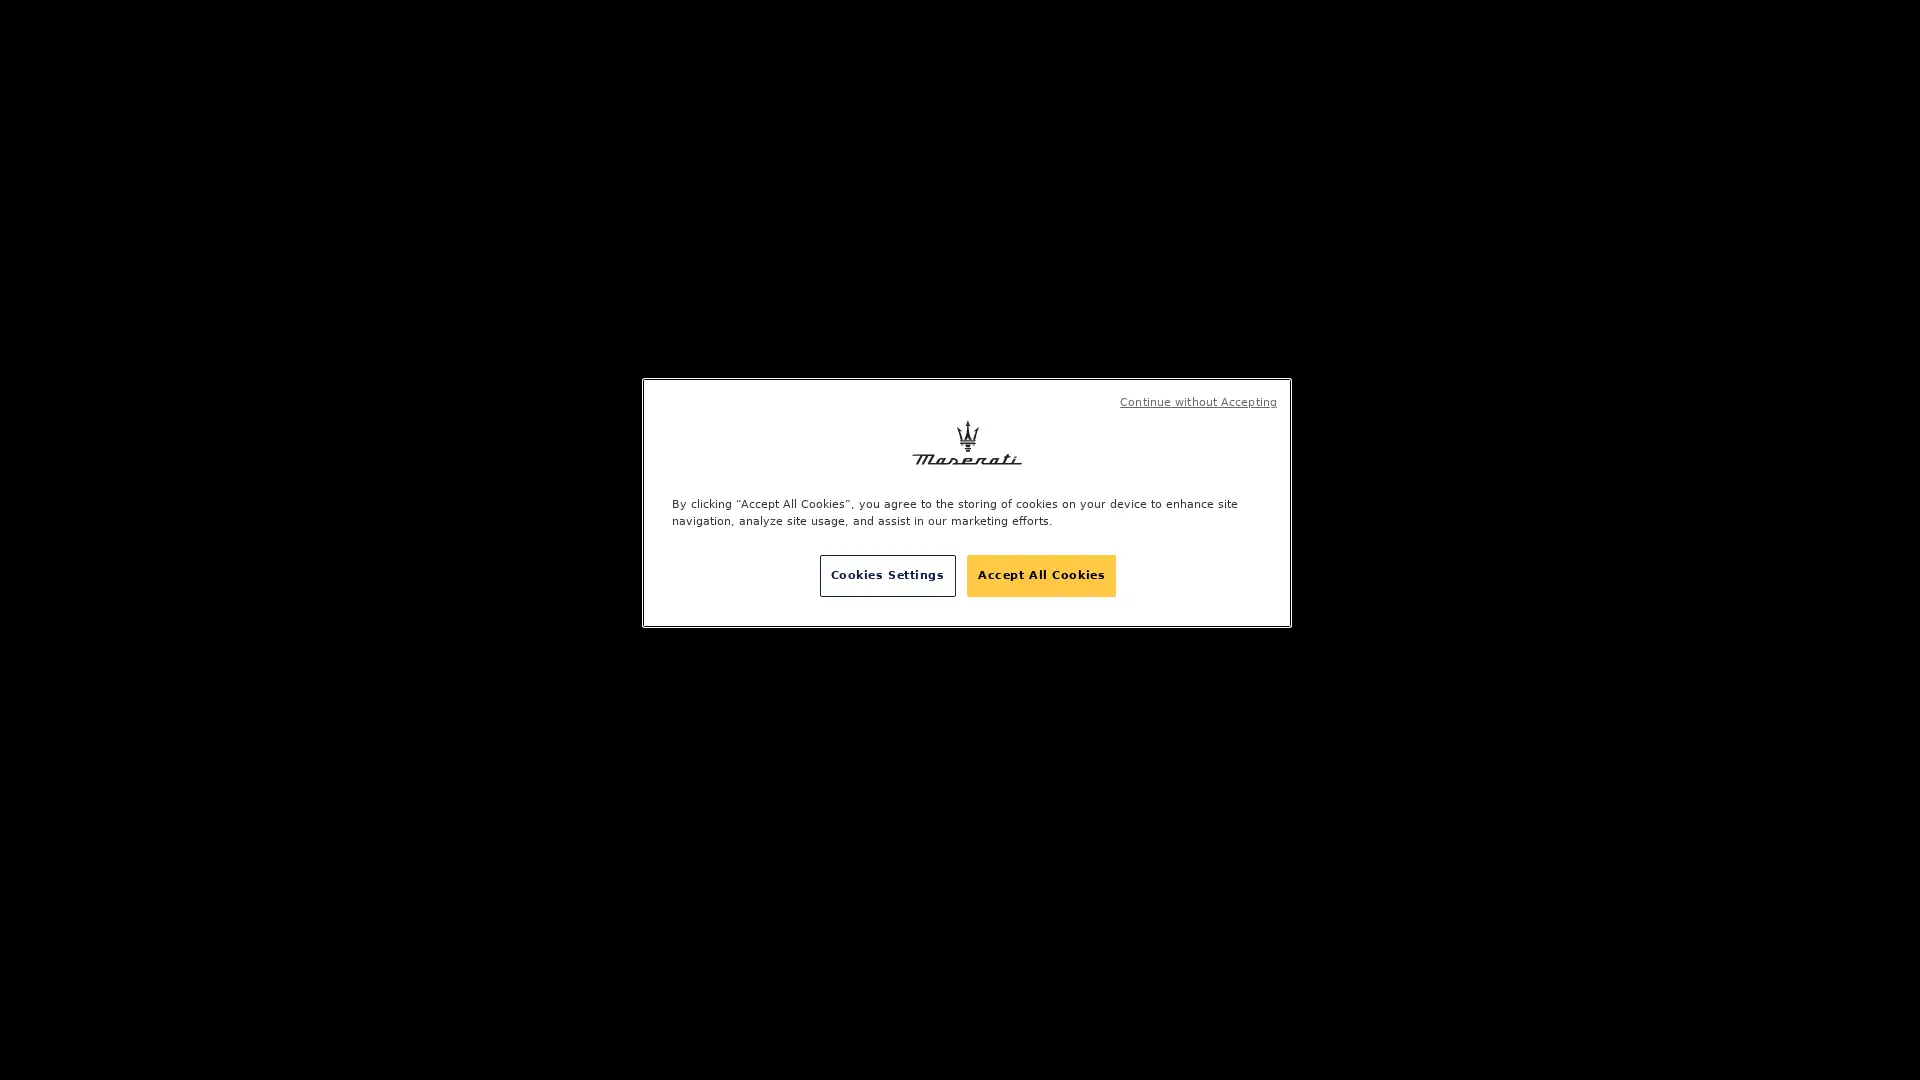 The width and height of the screenshot is (1920, 1080). What do you see at coordinates (886, 575) in the screenshot?
I see `Cookies Settings` at bounding box center [886, 575].